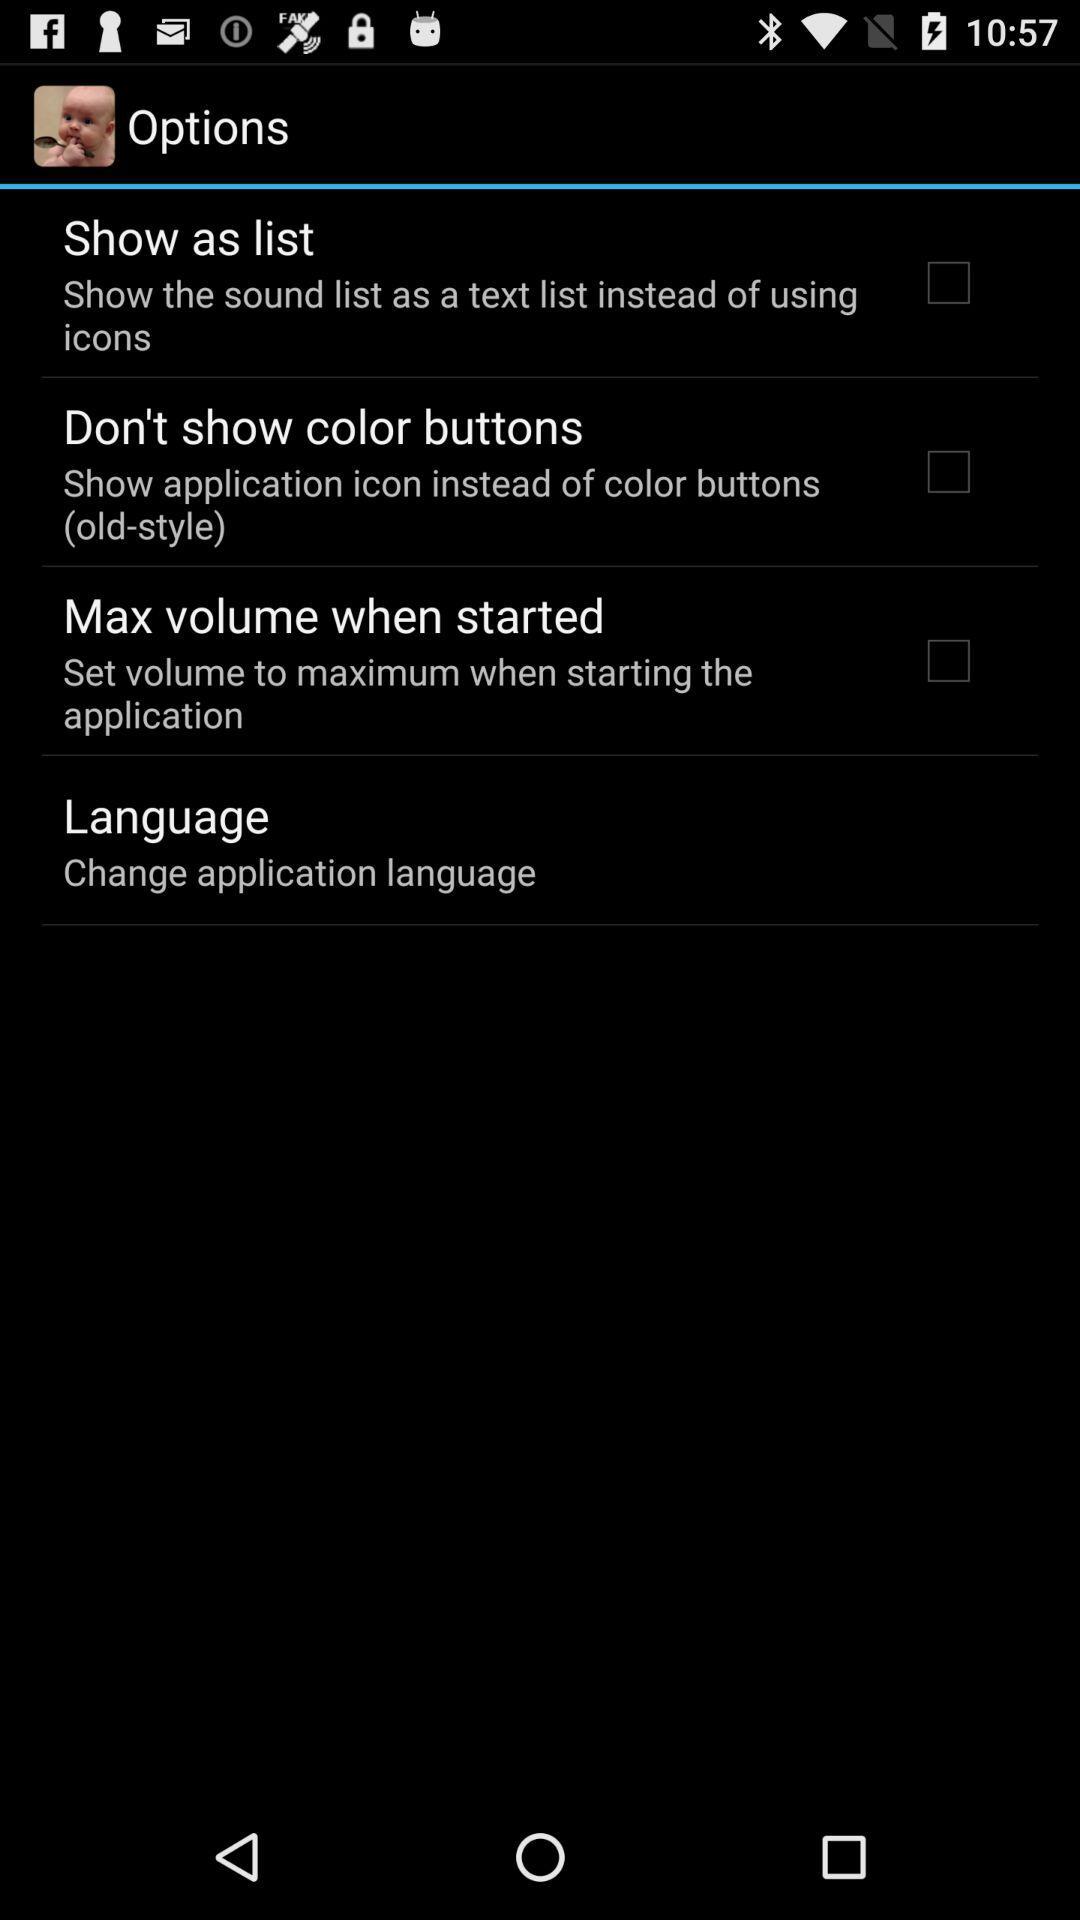 Image resolution: width=1080 pixels, height=1920 pixels. What do you see at coordinates (463, 503) in the screenshot?
I see `the item below the don t show item` at bounding box center [463, 503].